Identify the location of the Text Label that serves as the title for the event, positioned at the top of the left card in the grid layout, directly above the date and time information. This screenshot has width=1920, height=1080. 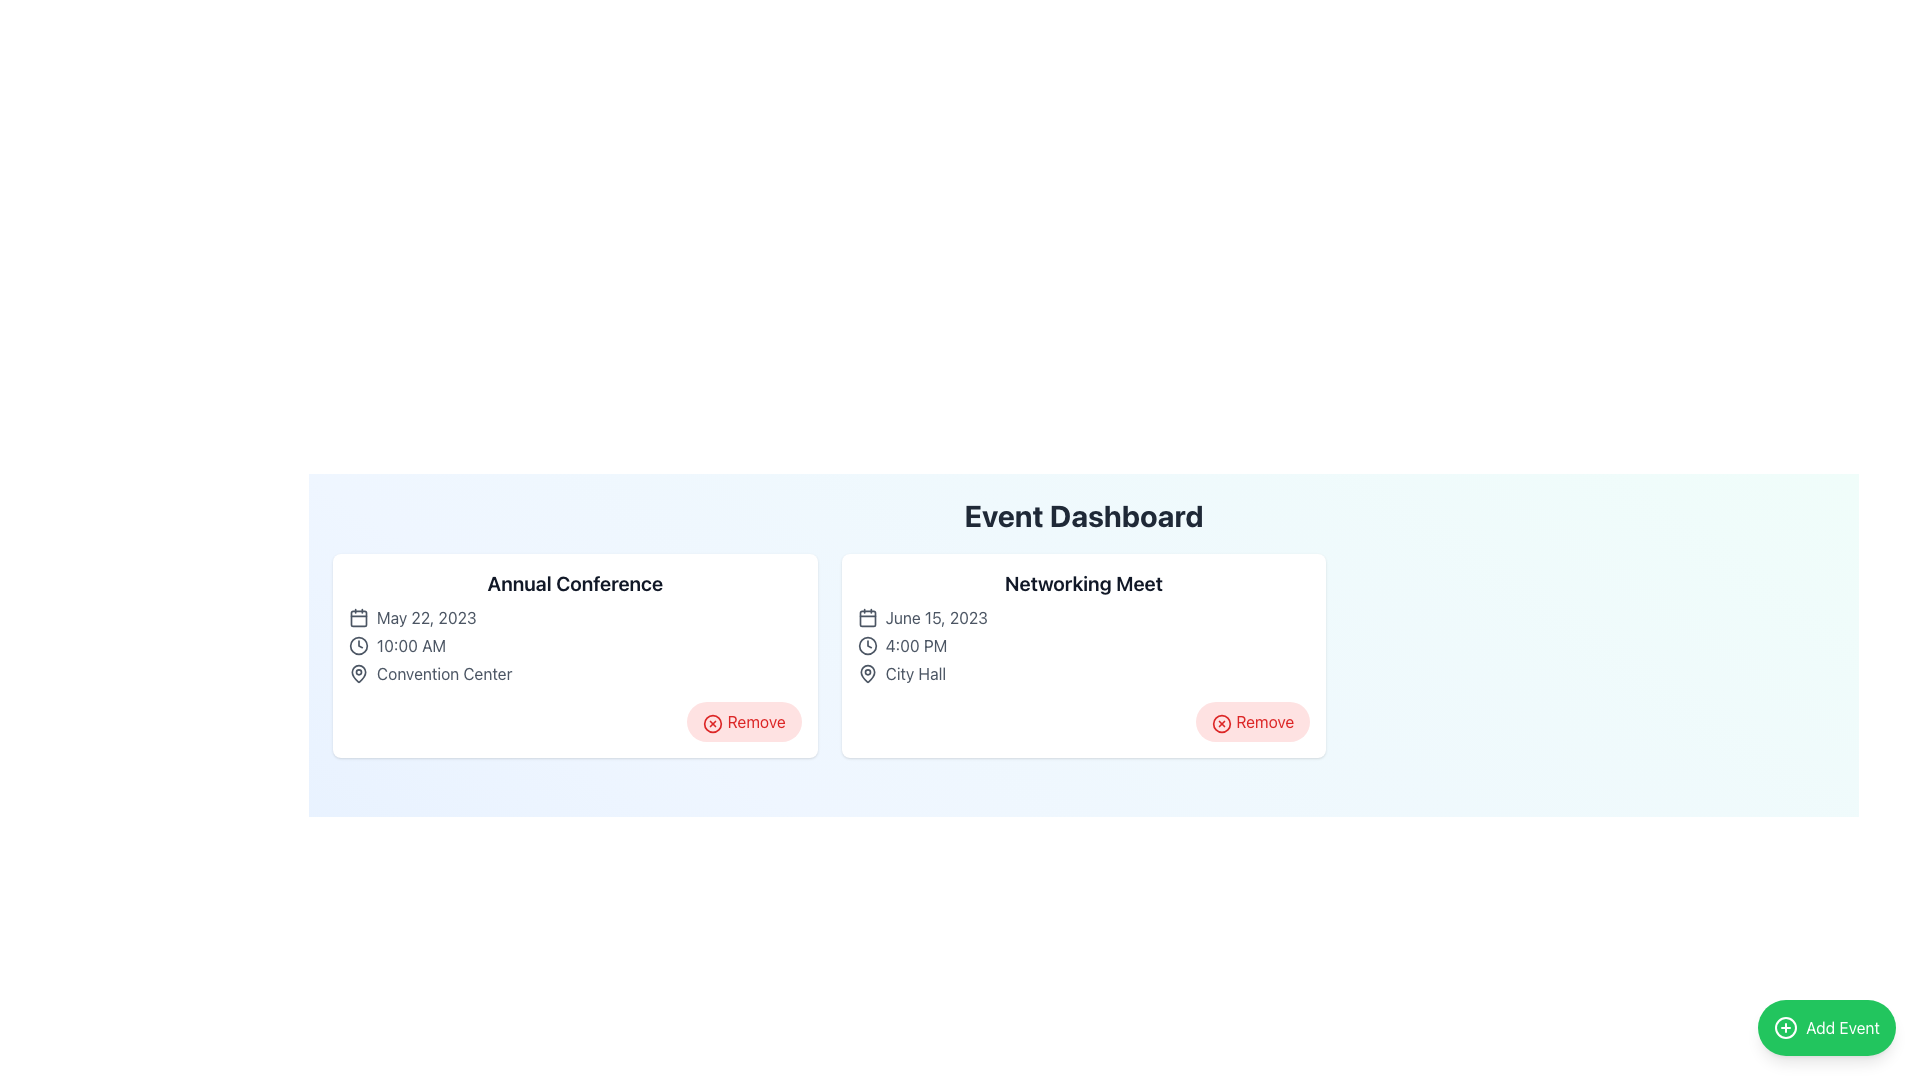
(574, 583).